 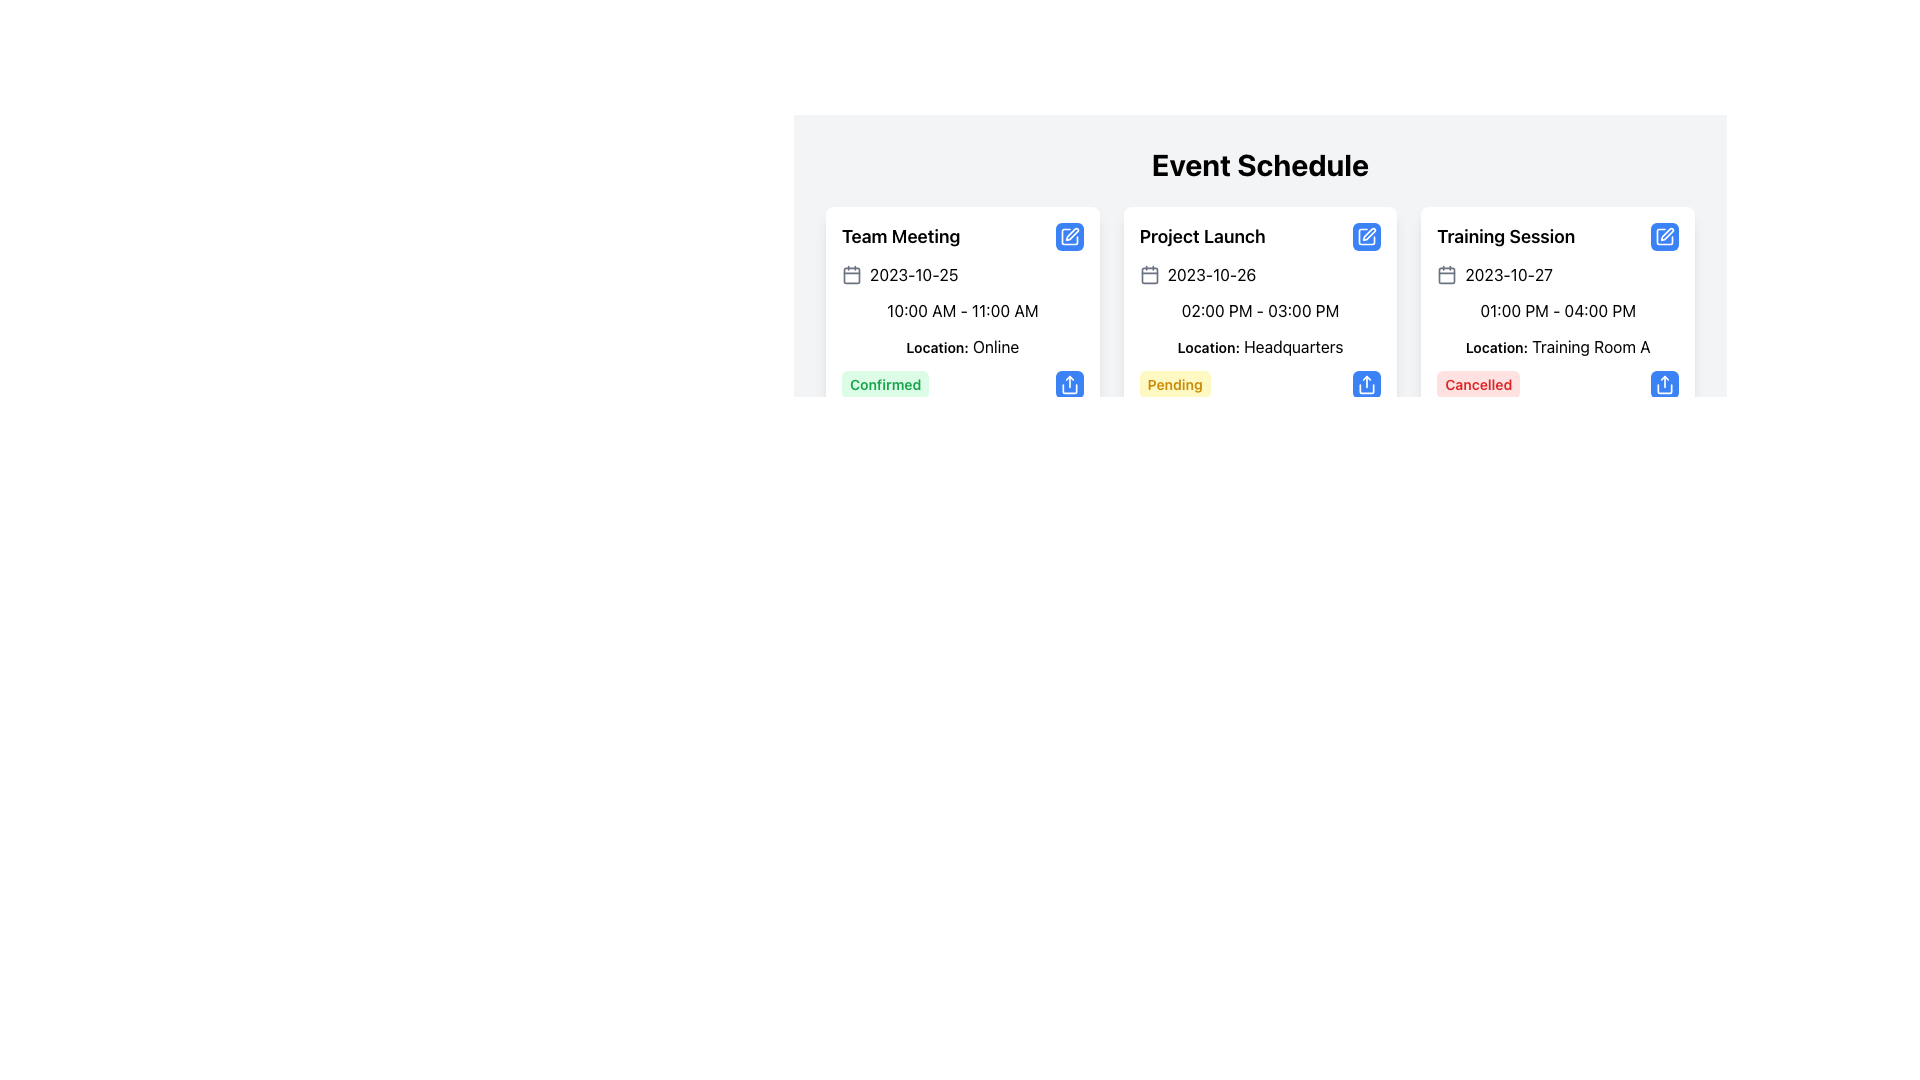 I want to click on scheduled time duration displayed as '10:00 AM - 11:00 AM' in the static text display located in the event details card for 'Team Meeting', so click(x=962, y=311).